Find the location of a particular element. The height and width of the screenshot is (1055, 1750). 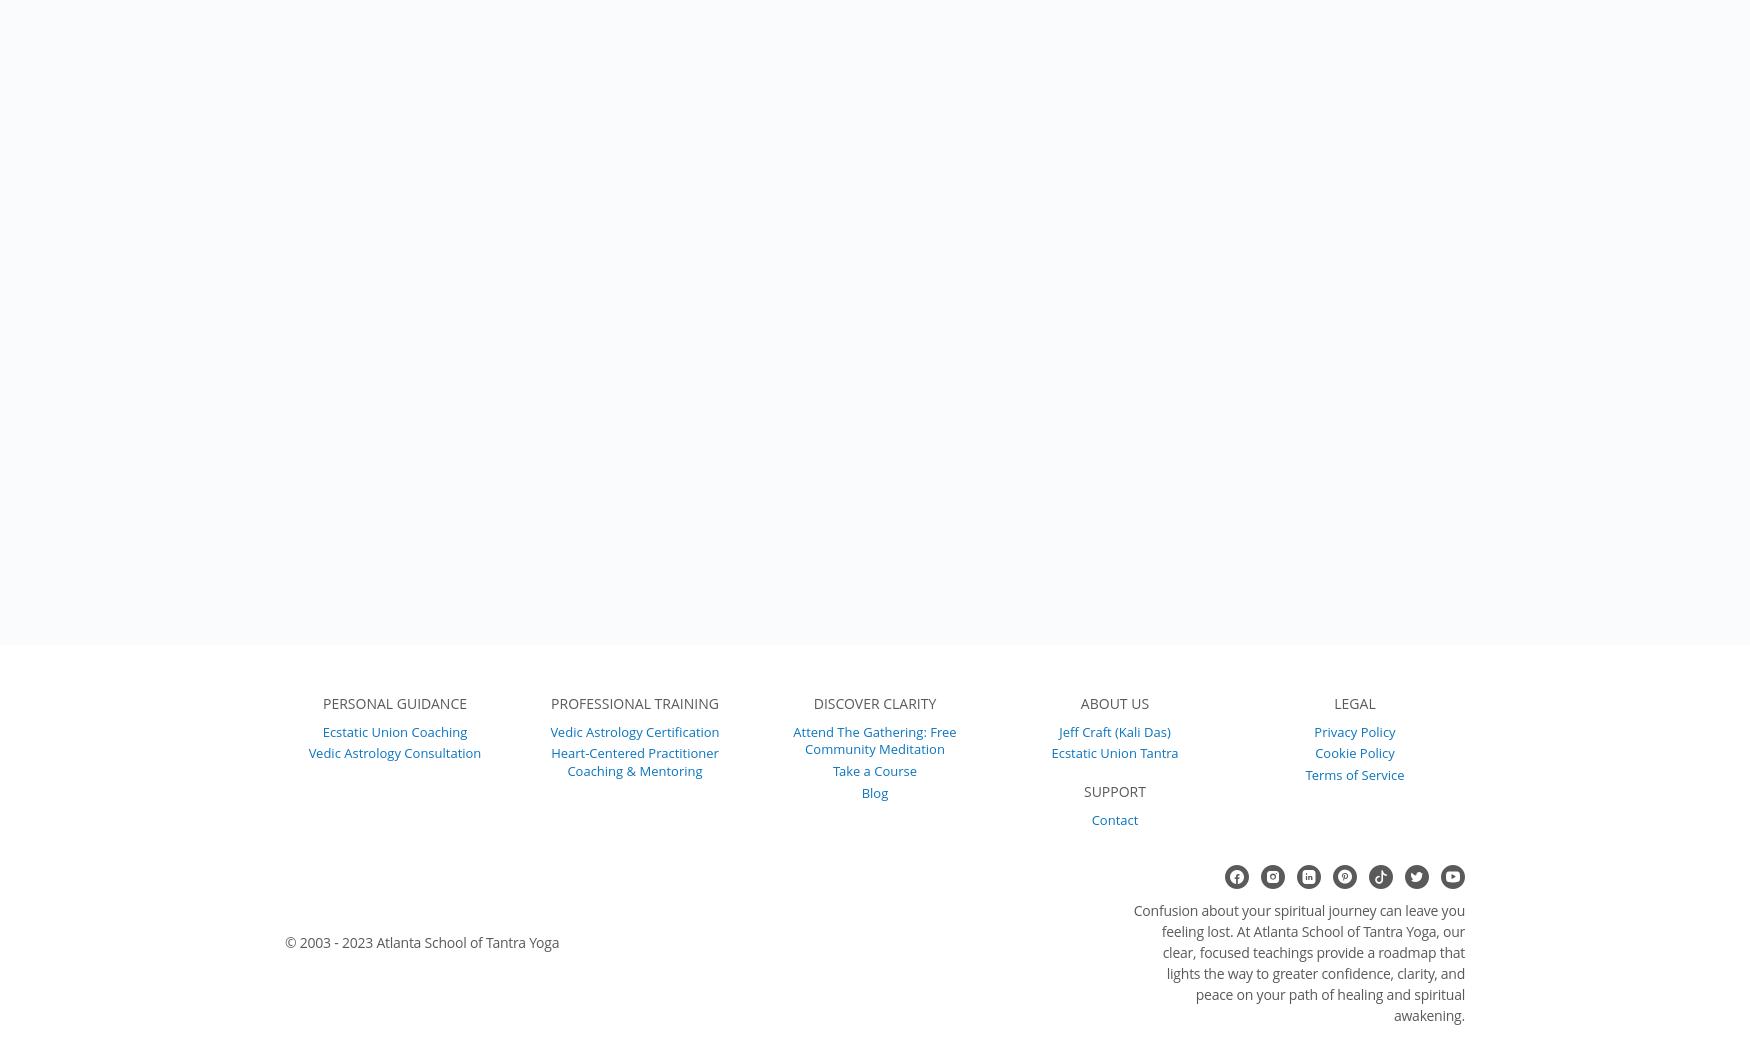

'Vedic Astrology Certification' is located at coordinates (633, 731).